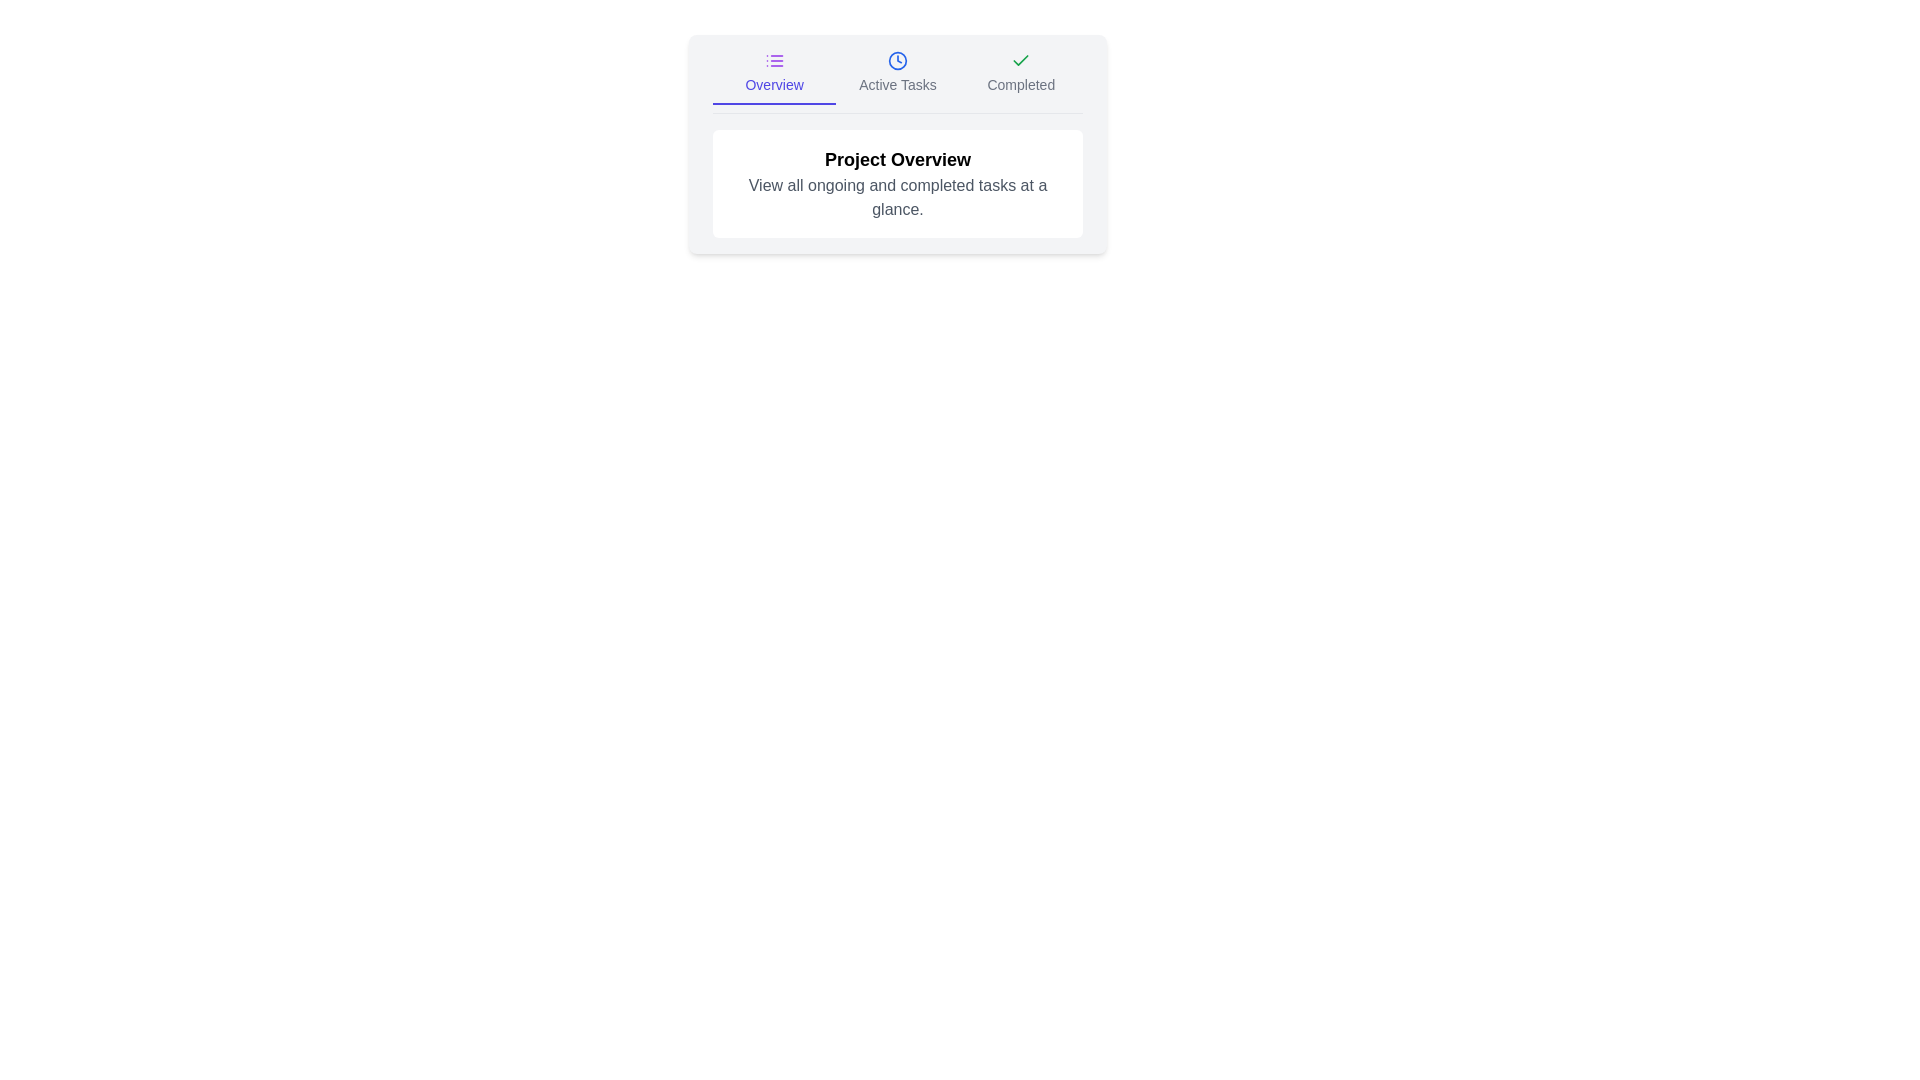  Describe the element at coordinates (772, 76) in the screenshot. I see `the tab labeled Overview to inspect its content` at that location.